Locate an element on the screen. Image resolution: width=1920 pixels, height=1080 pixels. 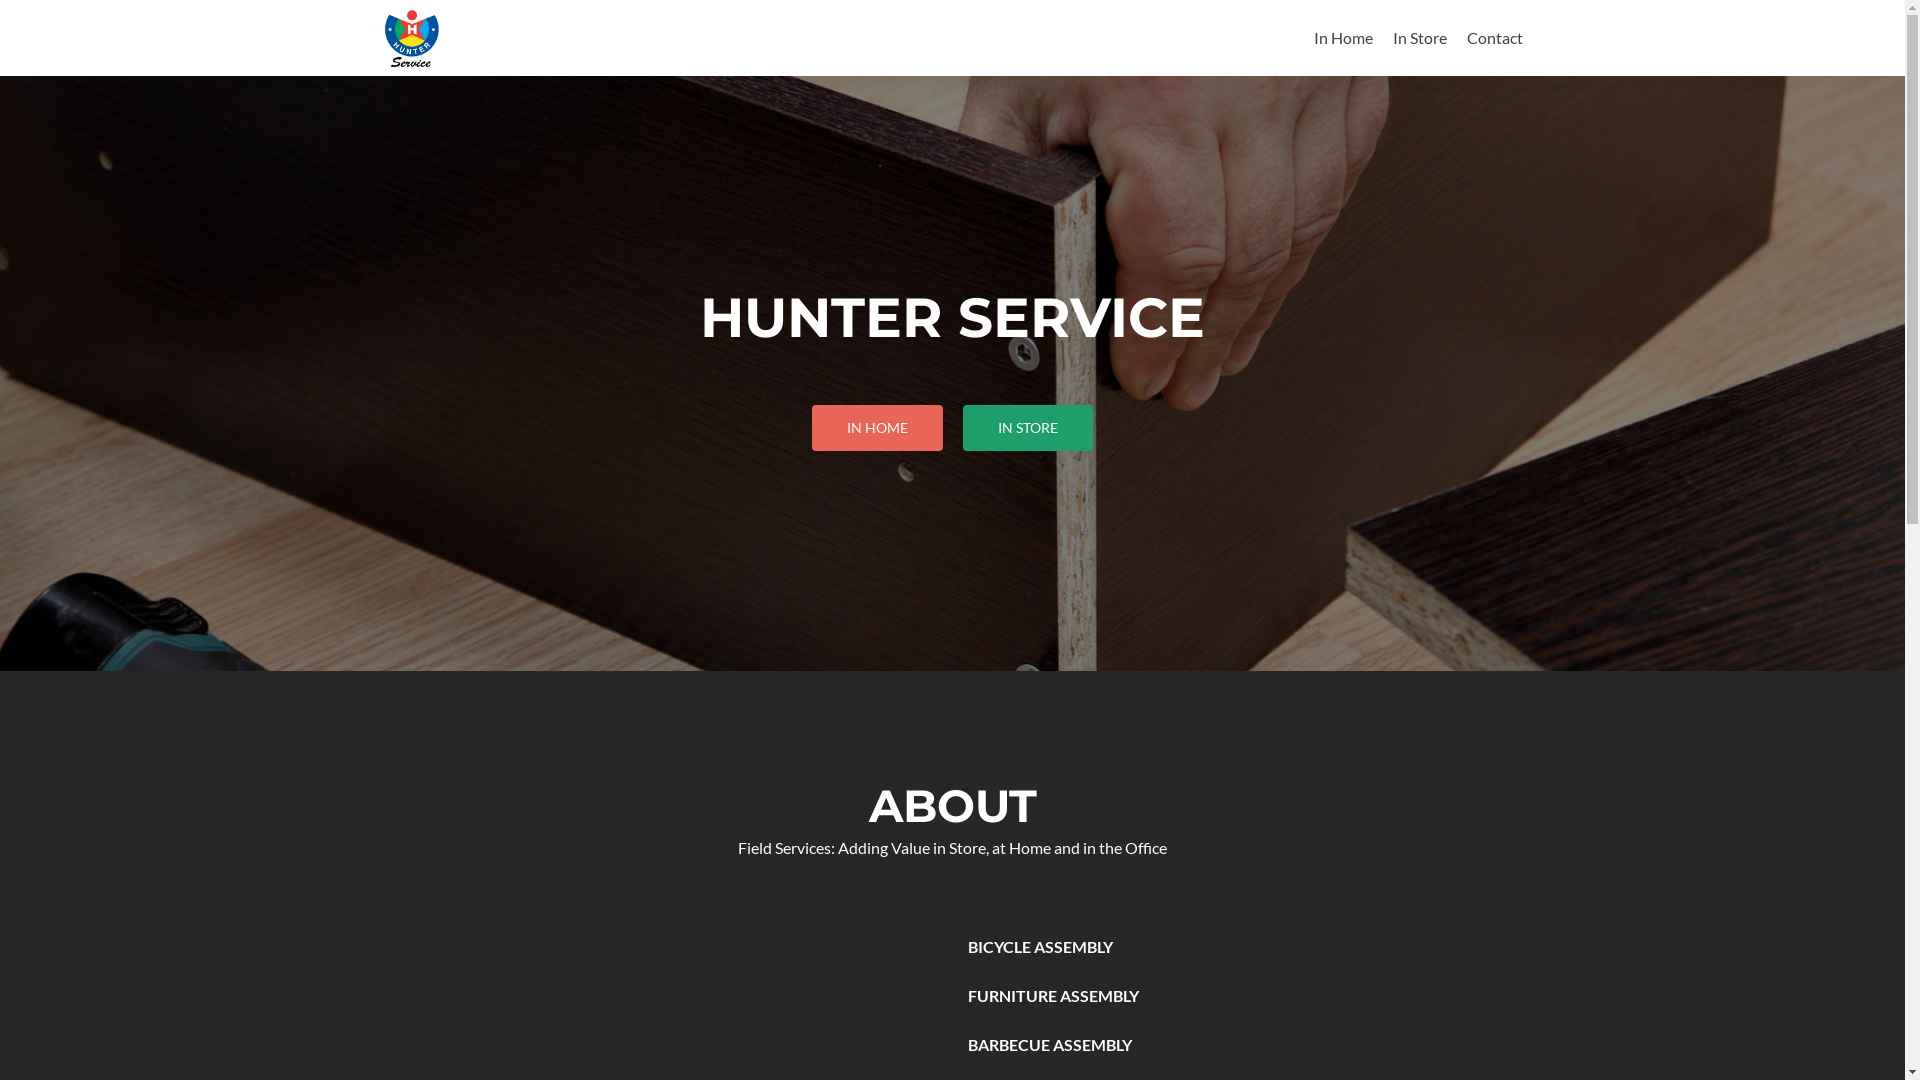
'IN STORE' is located at coordinates (1027, 427).